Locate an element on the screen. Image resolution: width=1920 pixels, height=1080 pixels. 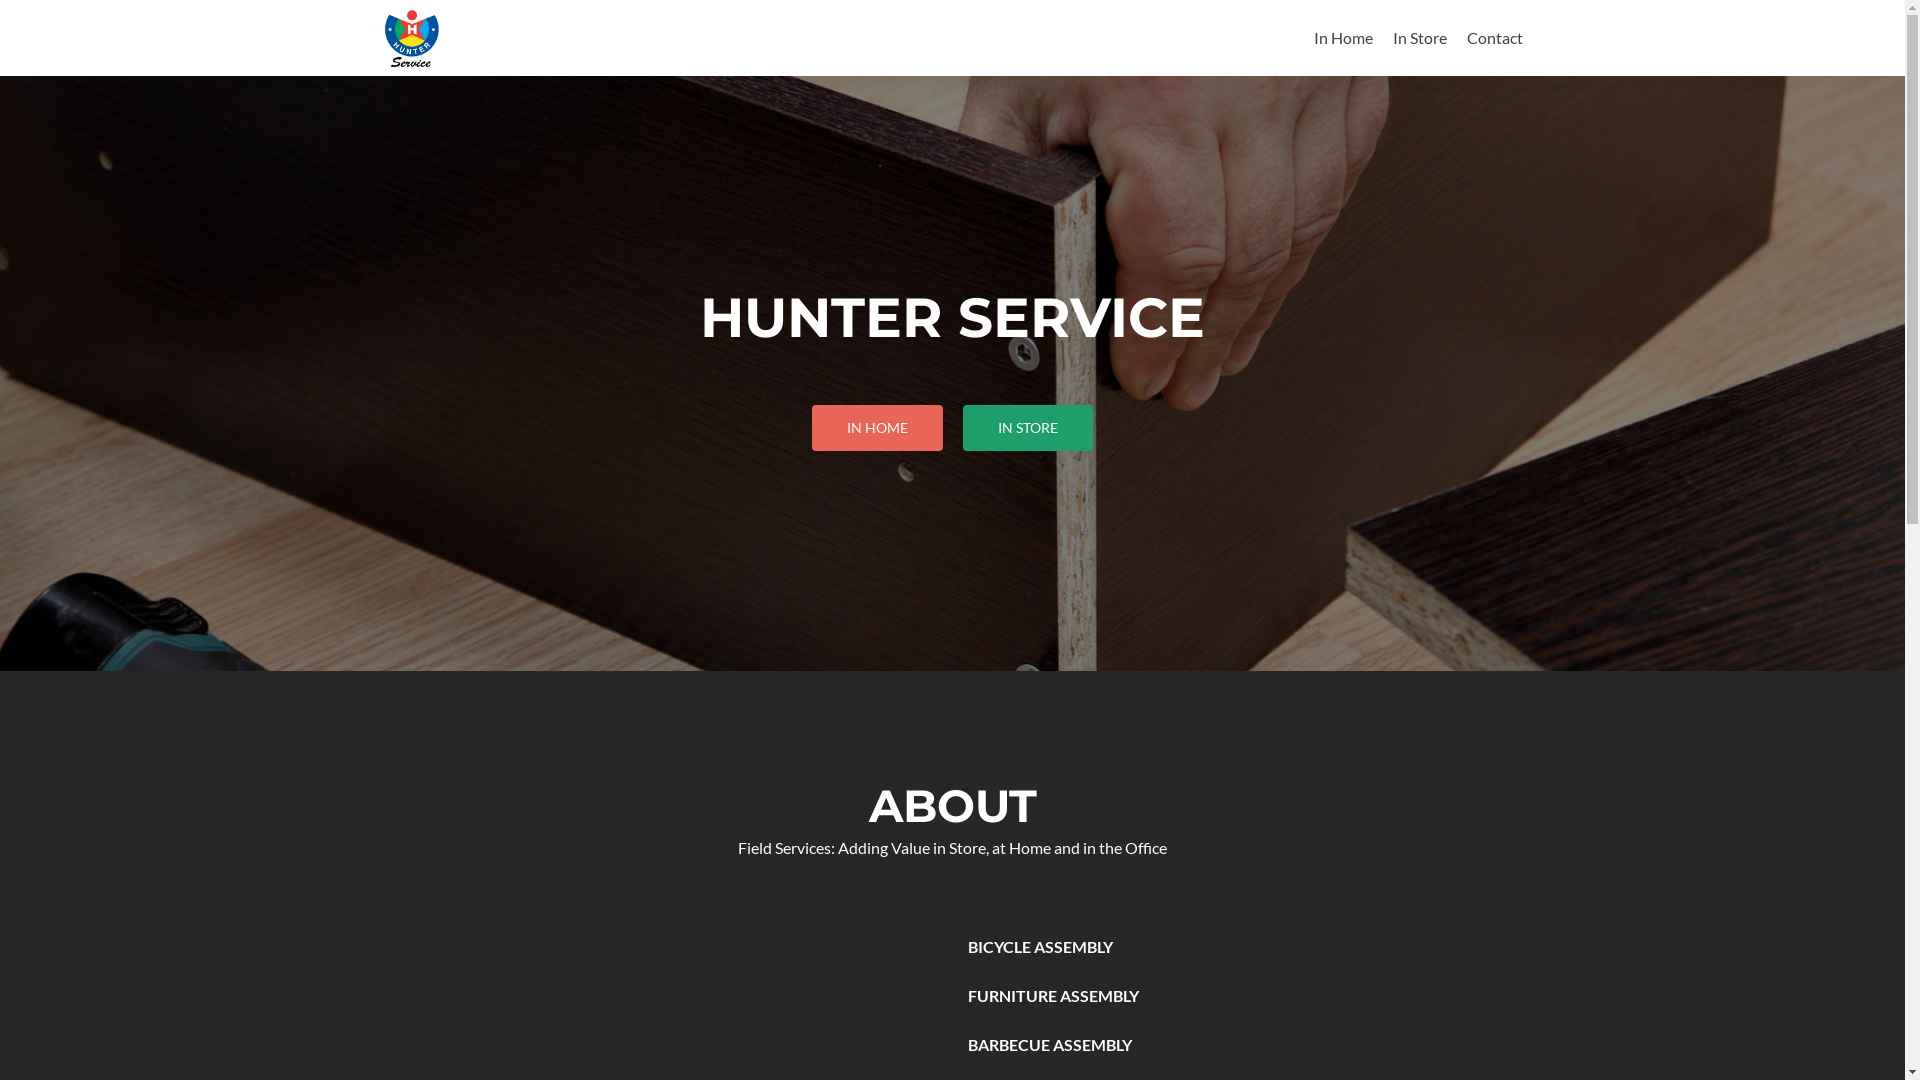
'IN STORE' is located at coordinates (1027, 427).